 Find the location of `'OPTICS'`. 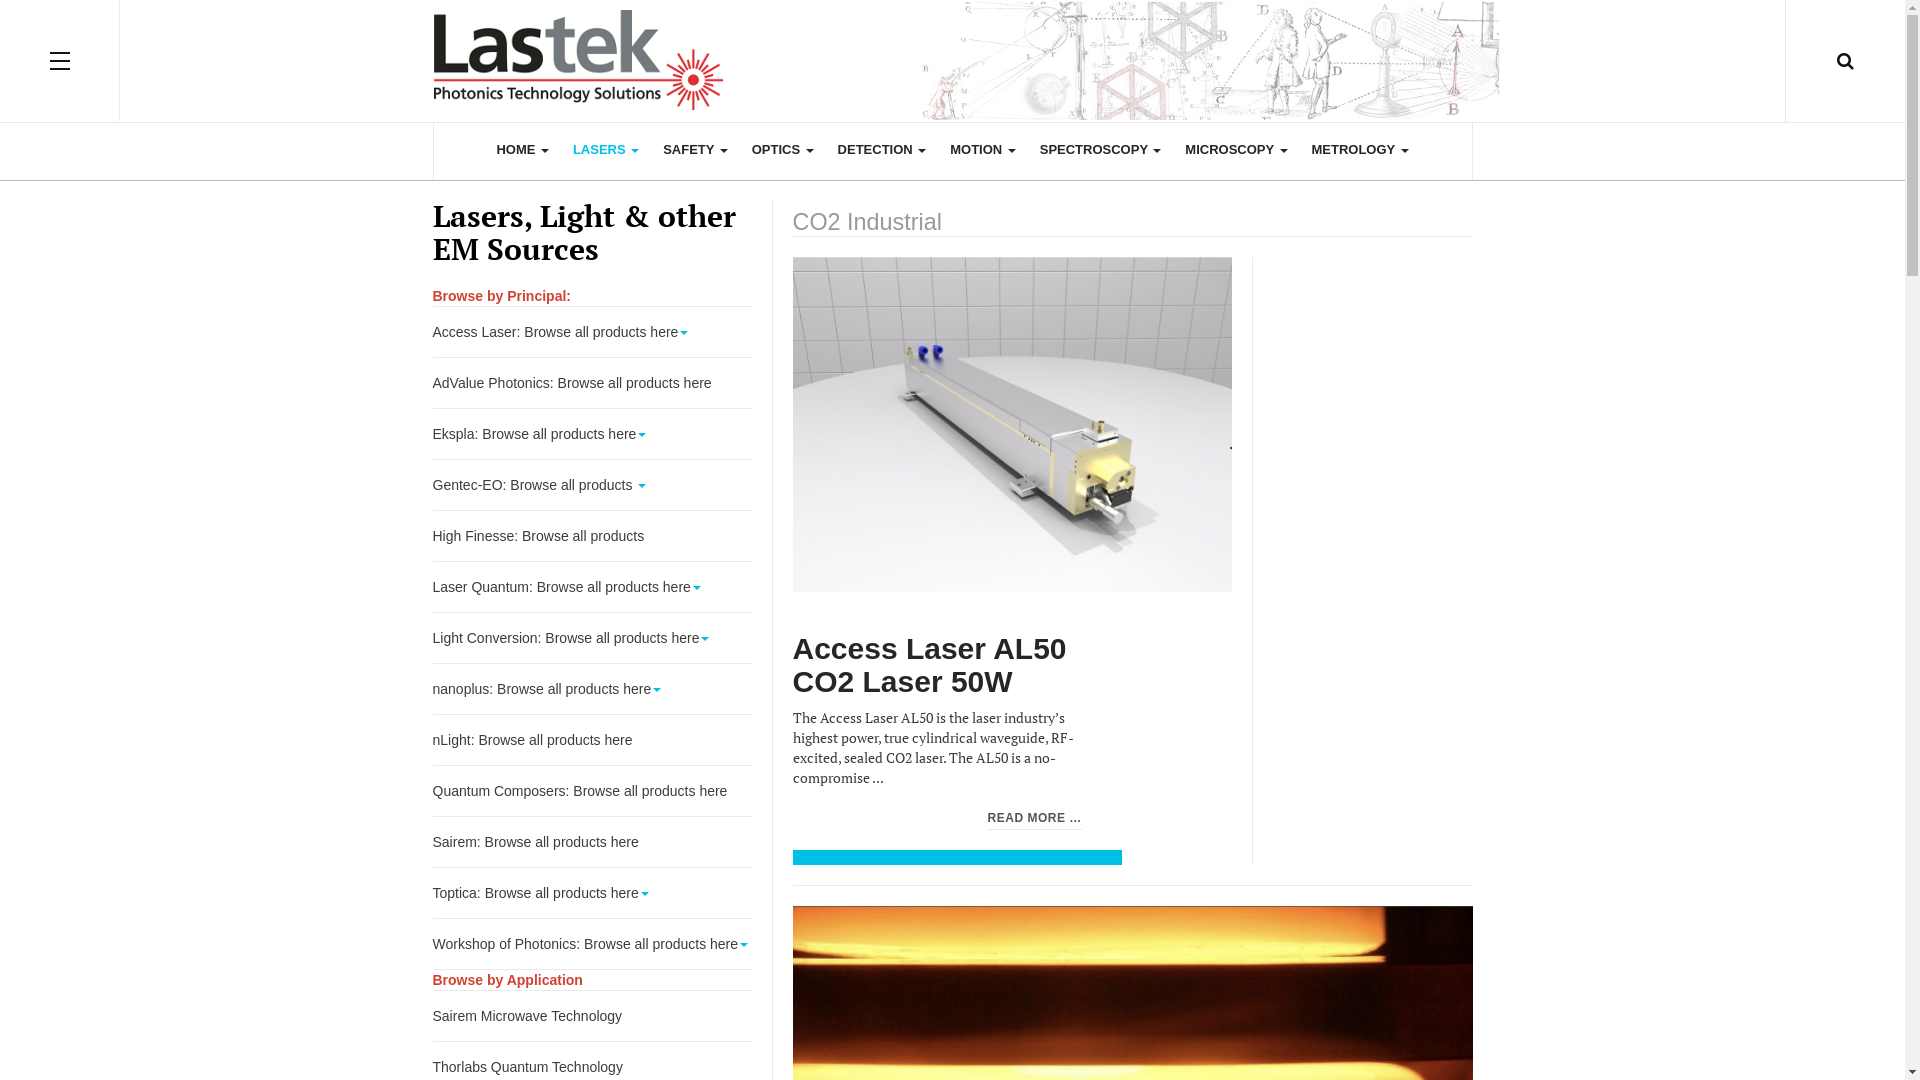

'OPTICS' is located at coordinates (781, 149).